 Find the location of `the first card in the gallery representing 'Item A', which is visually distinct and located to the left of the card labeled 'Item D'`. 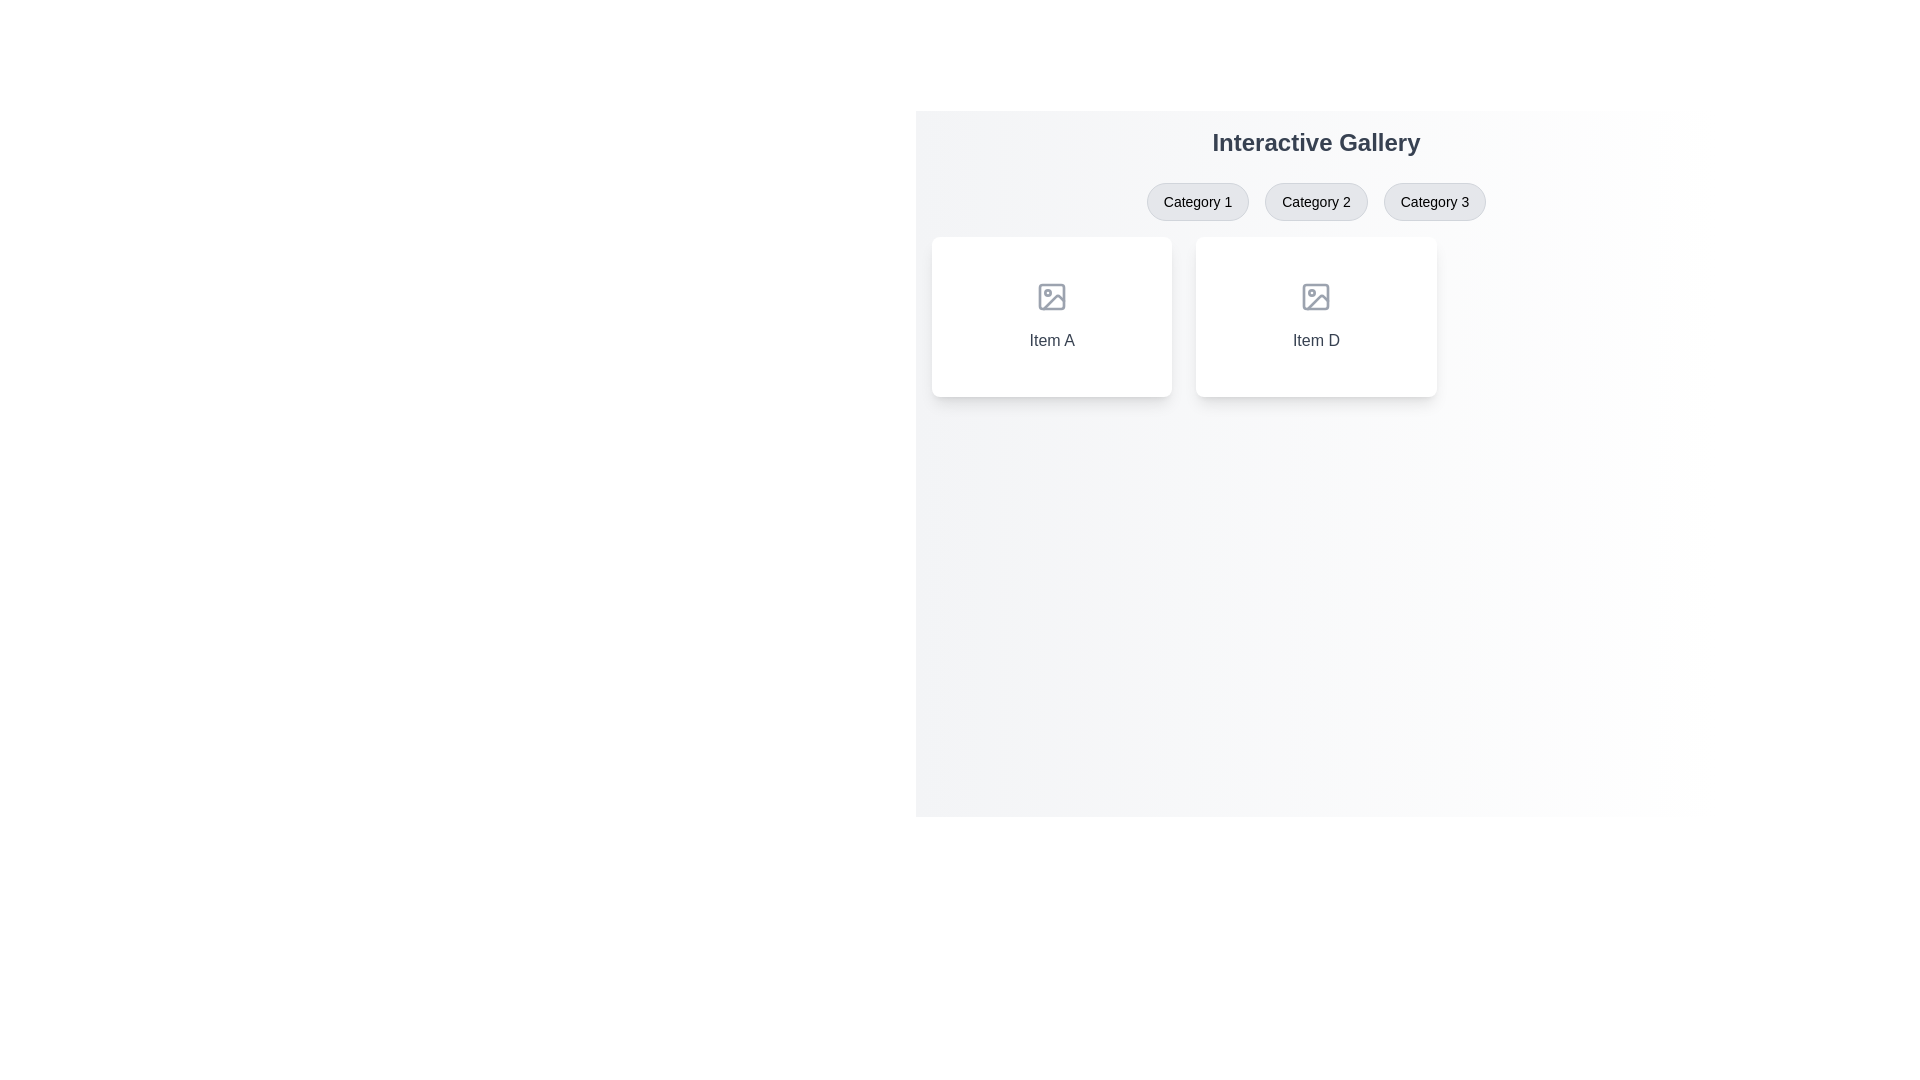

the first card in the gallery representing 'Item A', which is visually distinct and located to the left of the card labeled 'Item D' is located at coordinates (1051, 315).